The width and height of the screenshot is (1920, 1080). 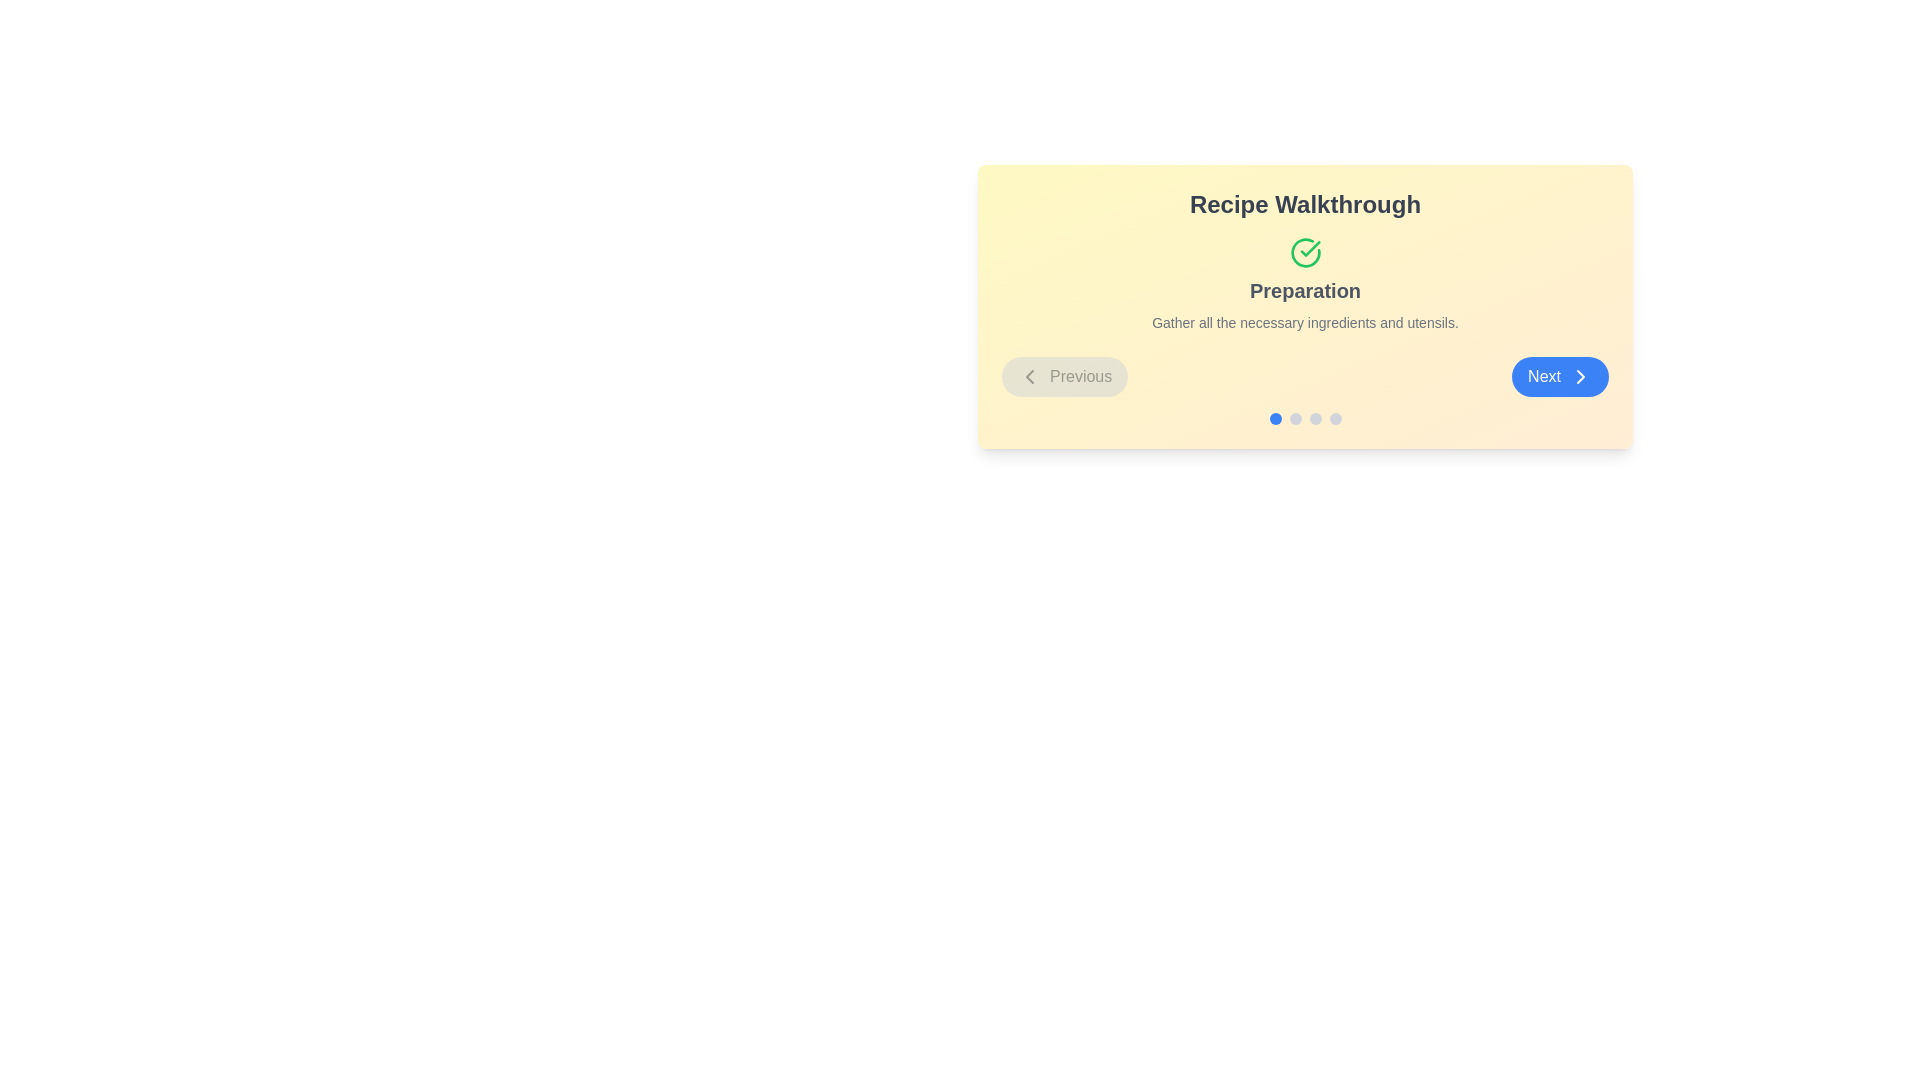 I want to click on the 'Previous' button that contains the left-pointing arrow icon, which is designed with clean and minimalistic lines, so click(x=1030, y=377).